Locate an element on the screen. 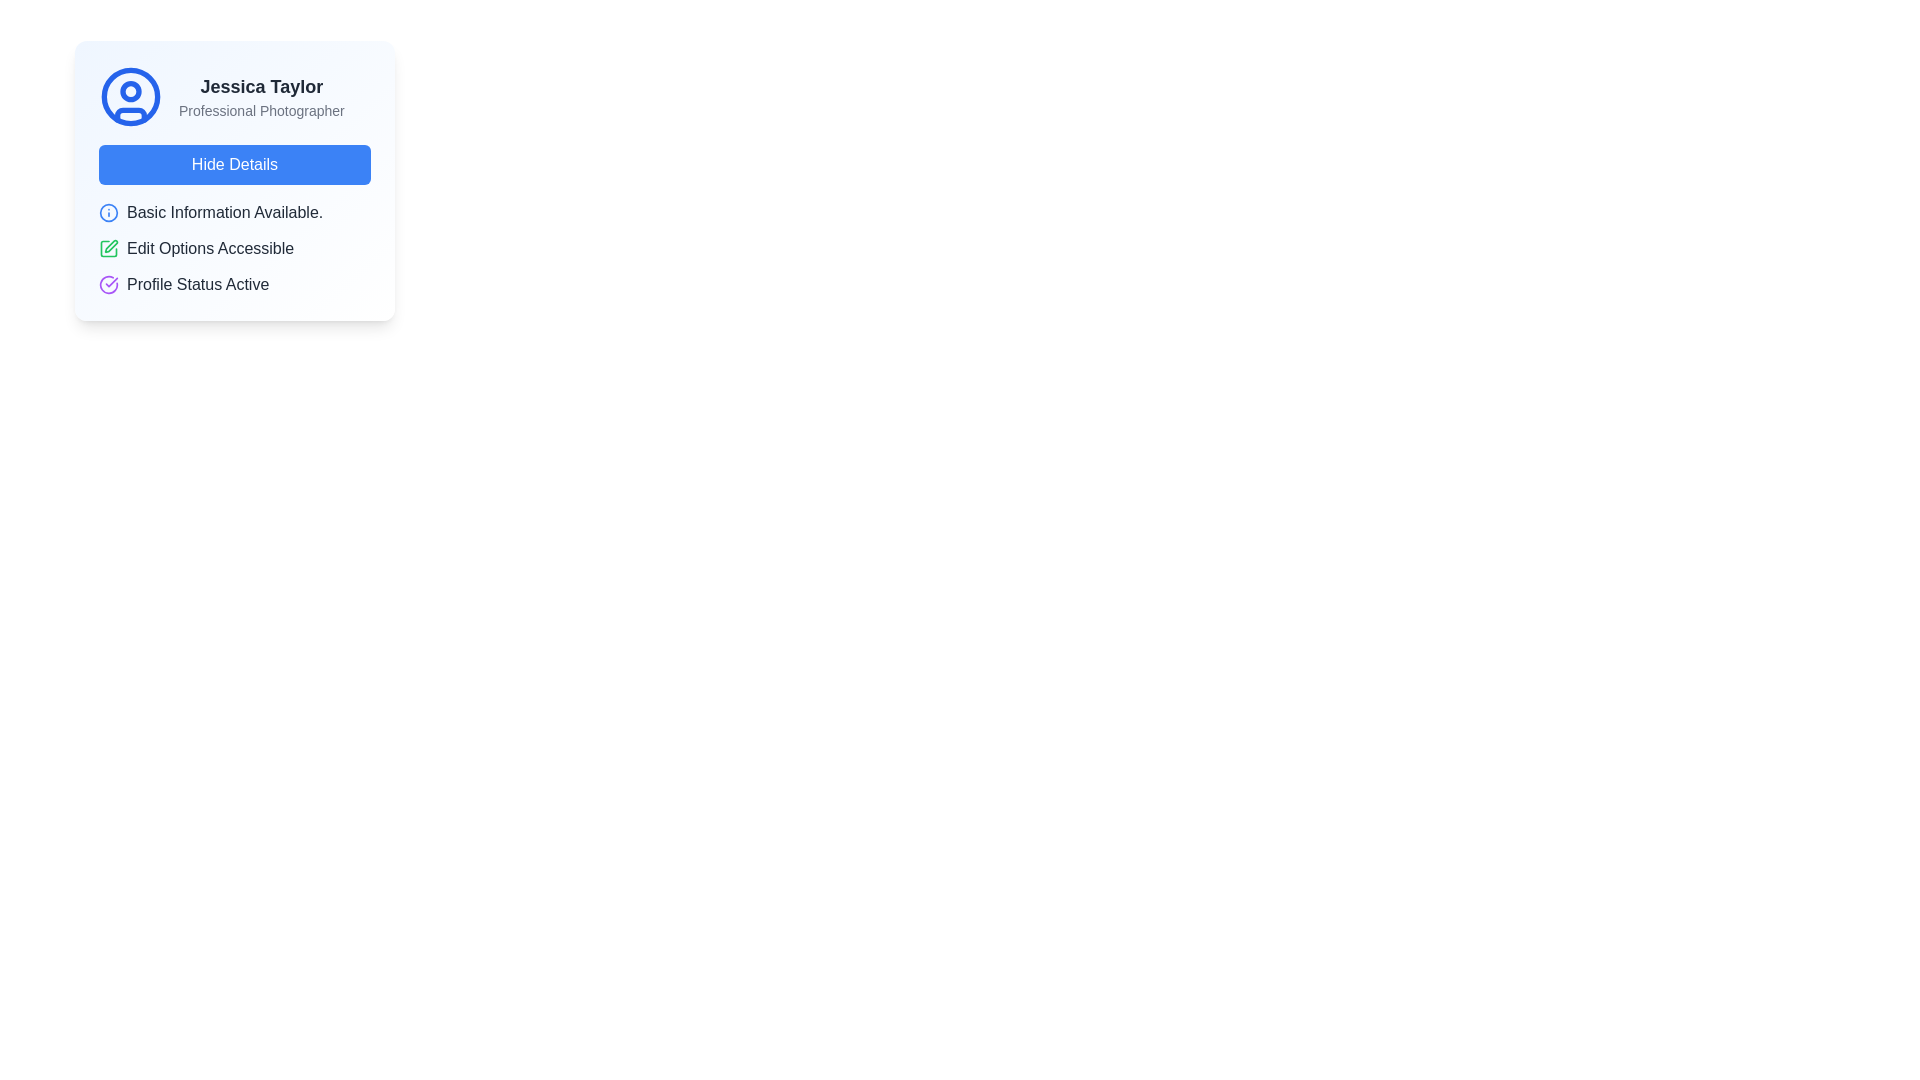 This screenshot has width=1920, height=1080. the 'Edit Options Accessible' text element with the green pen icon, which is positioned between 'Basic Information Available' and 'Profile Status Active' is located at coordinates (235, 248).